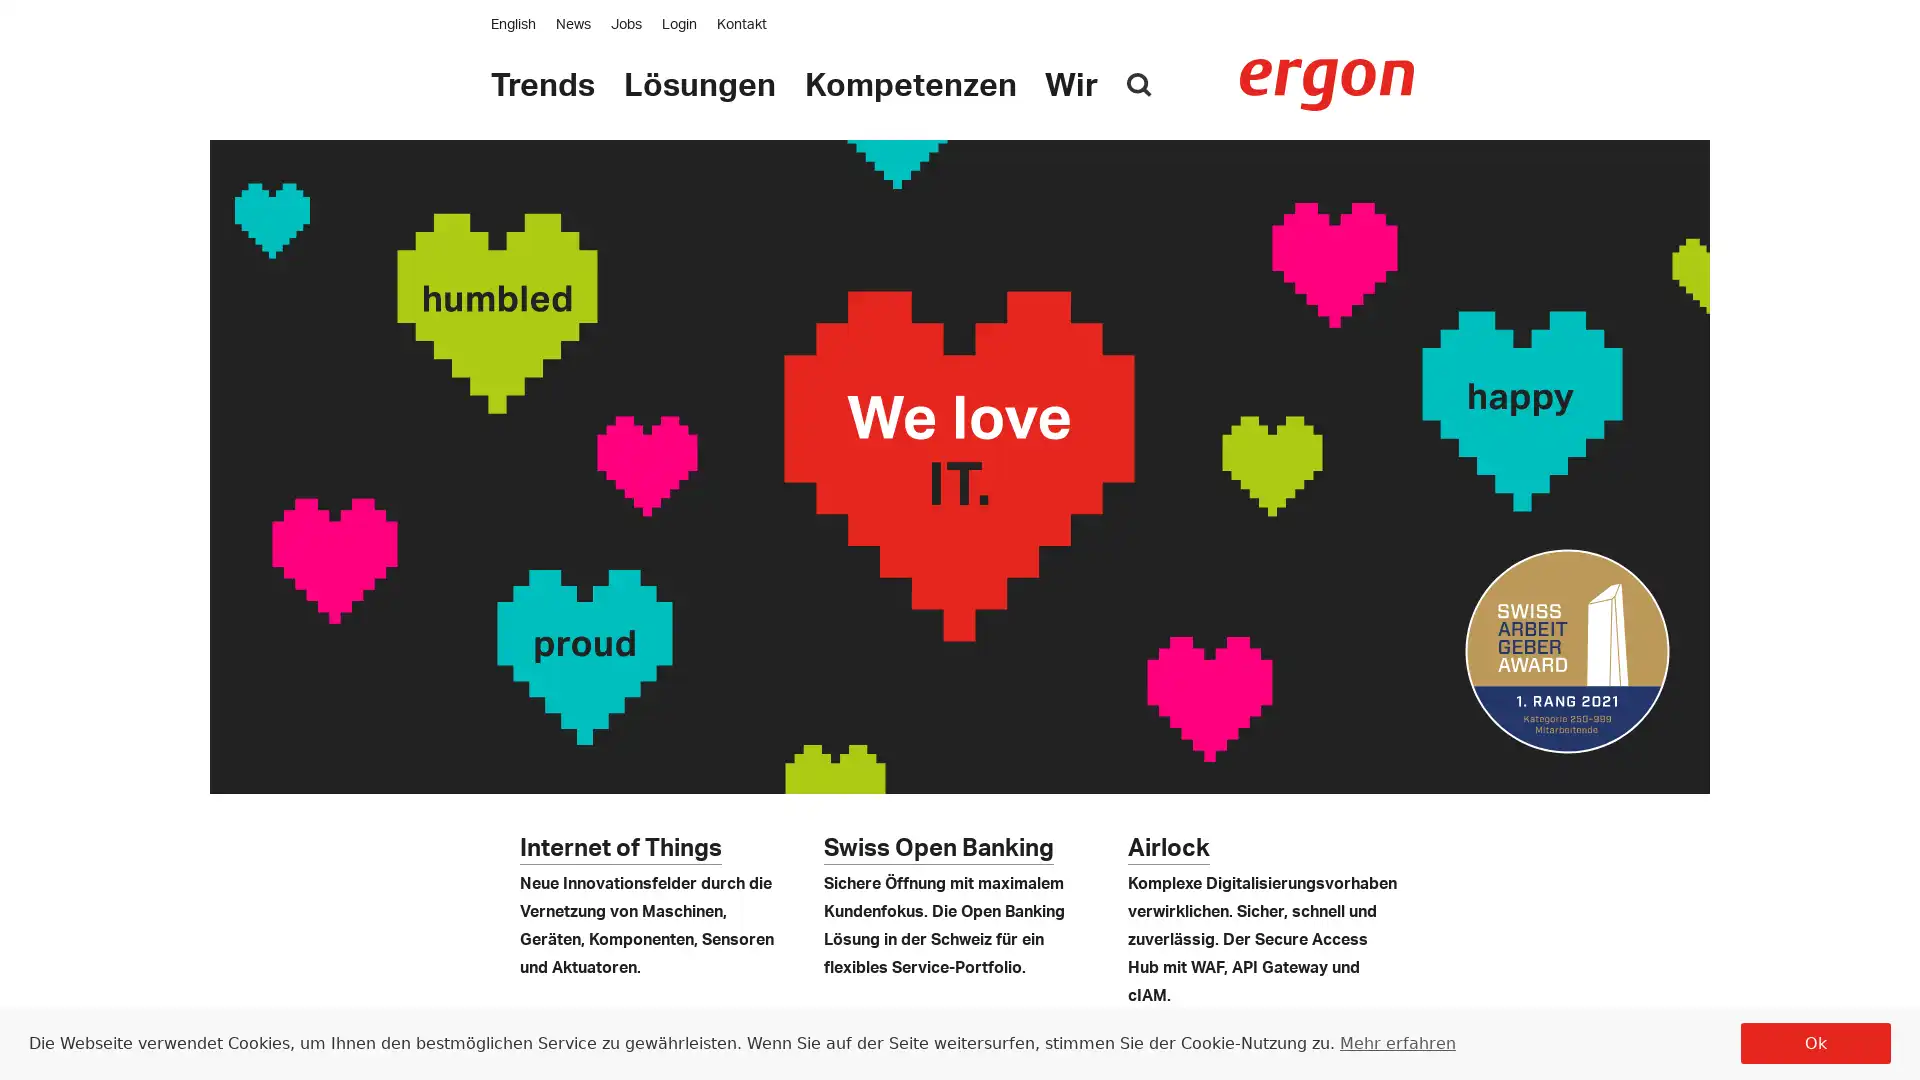 The height and width of the screenshot is (1080, 1920). Describe the element at coordinates (1815, 1042) in the screenshot. I see `dismiss cookie message` at that location.